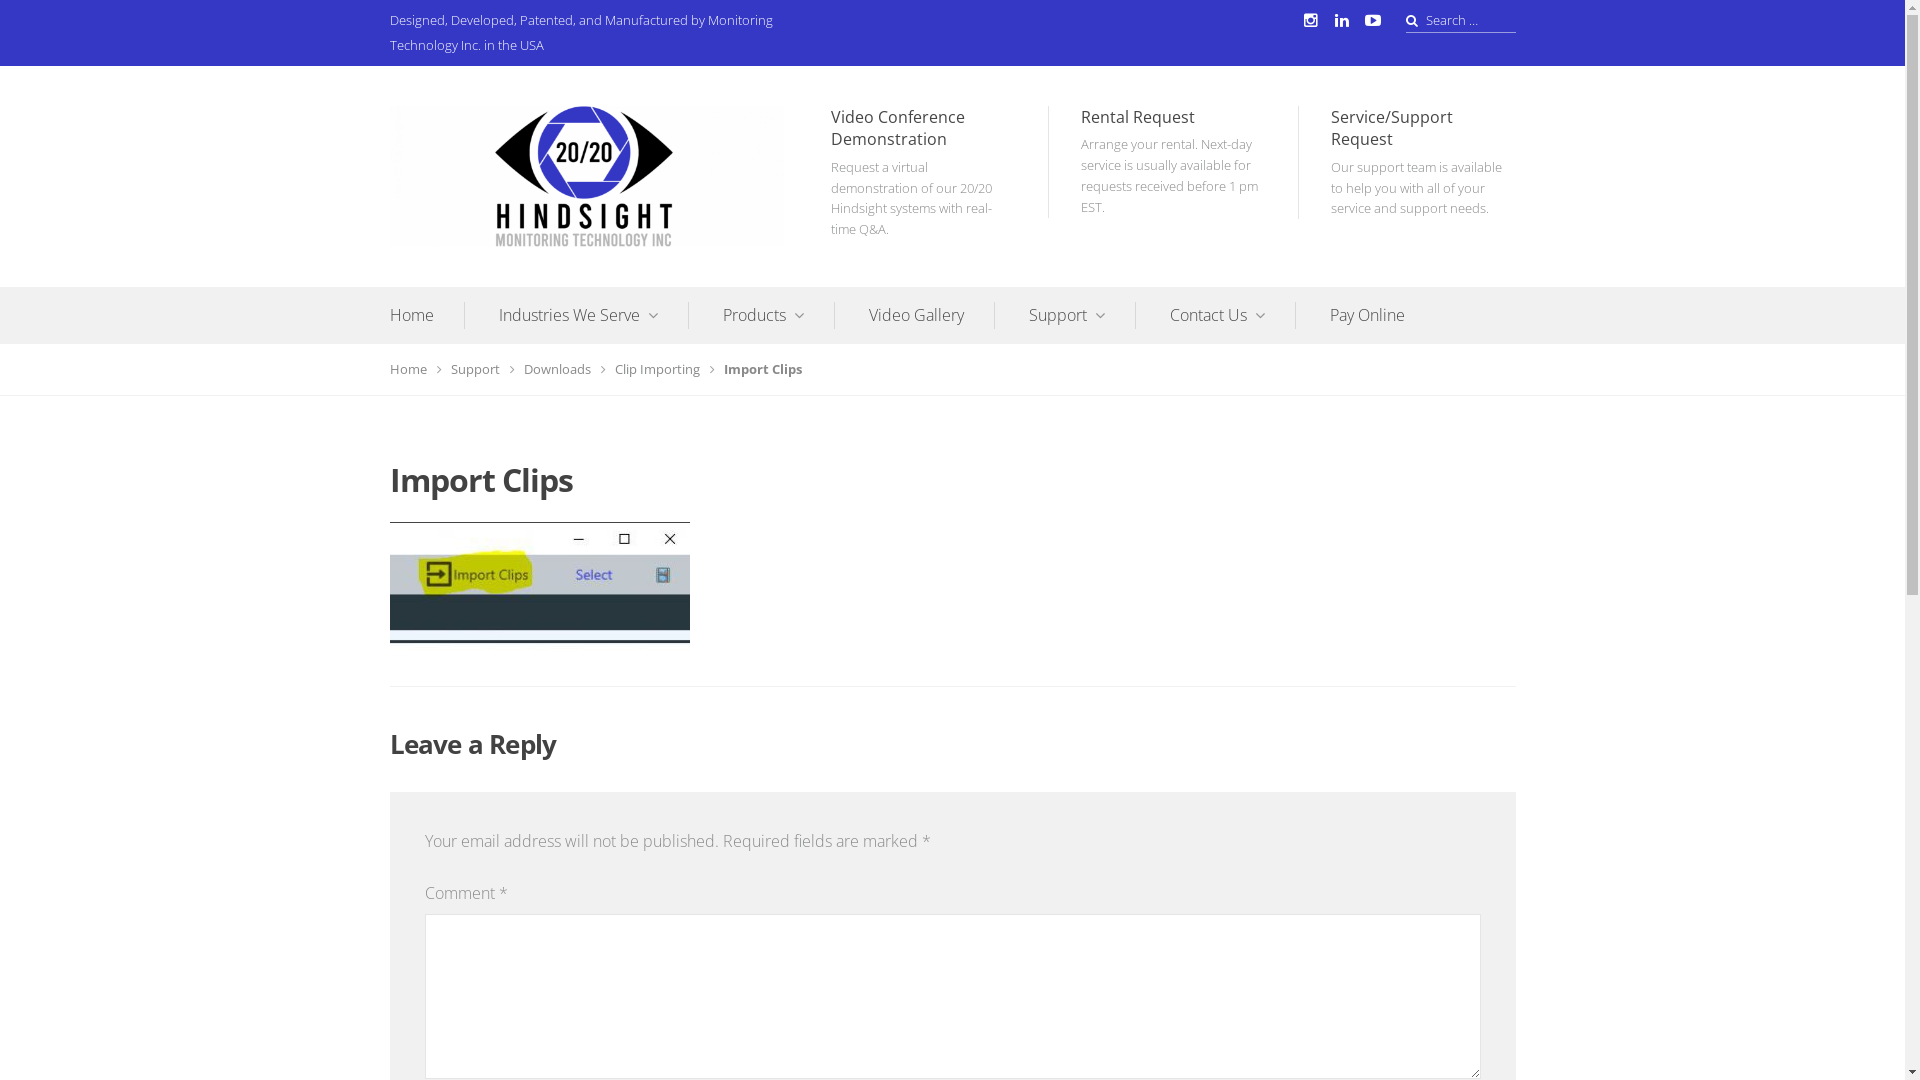 The width and height of the screenshot is (1920, 1080). Describe the element at coordinates (1371, 20) in the screenshot. I see `'YouTube'` at that location.